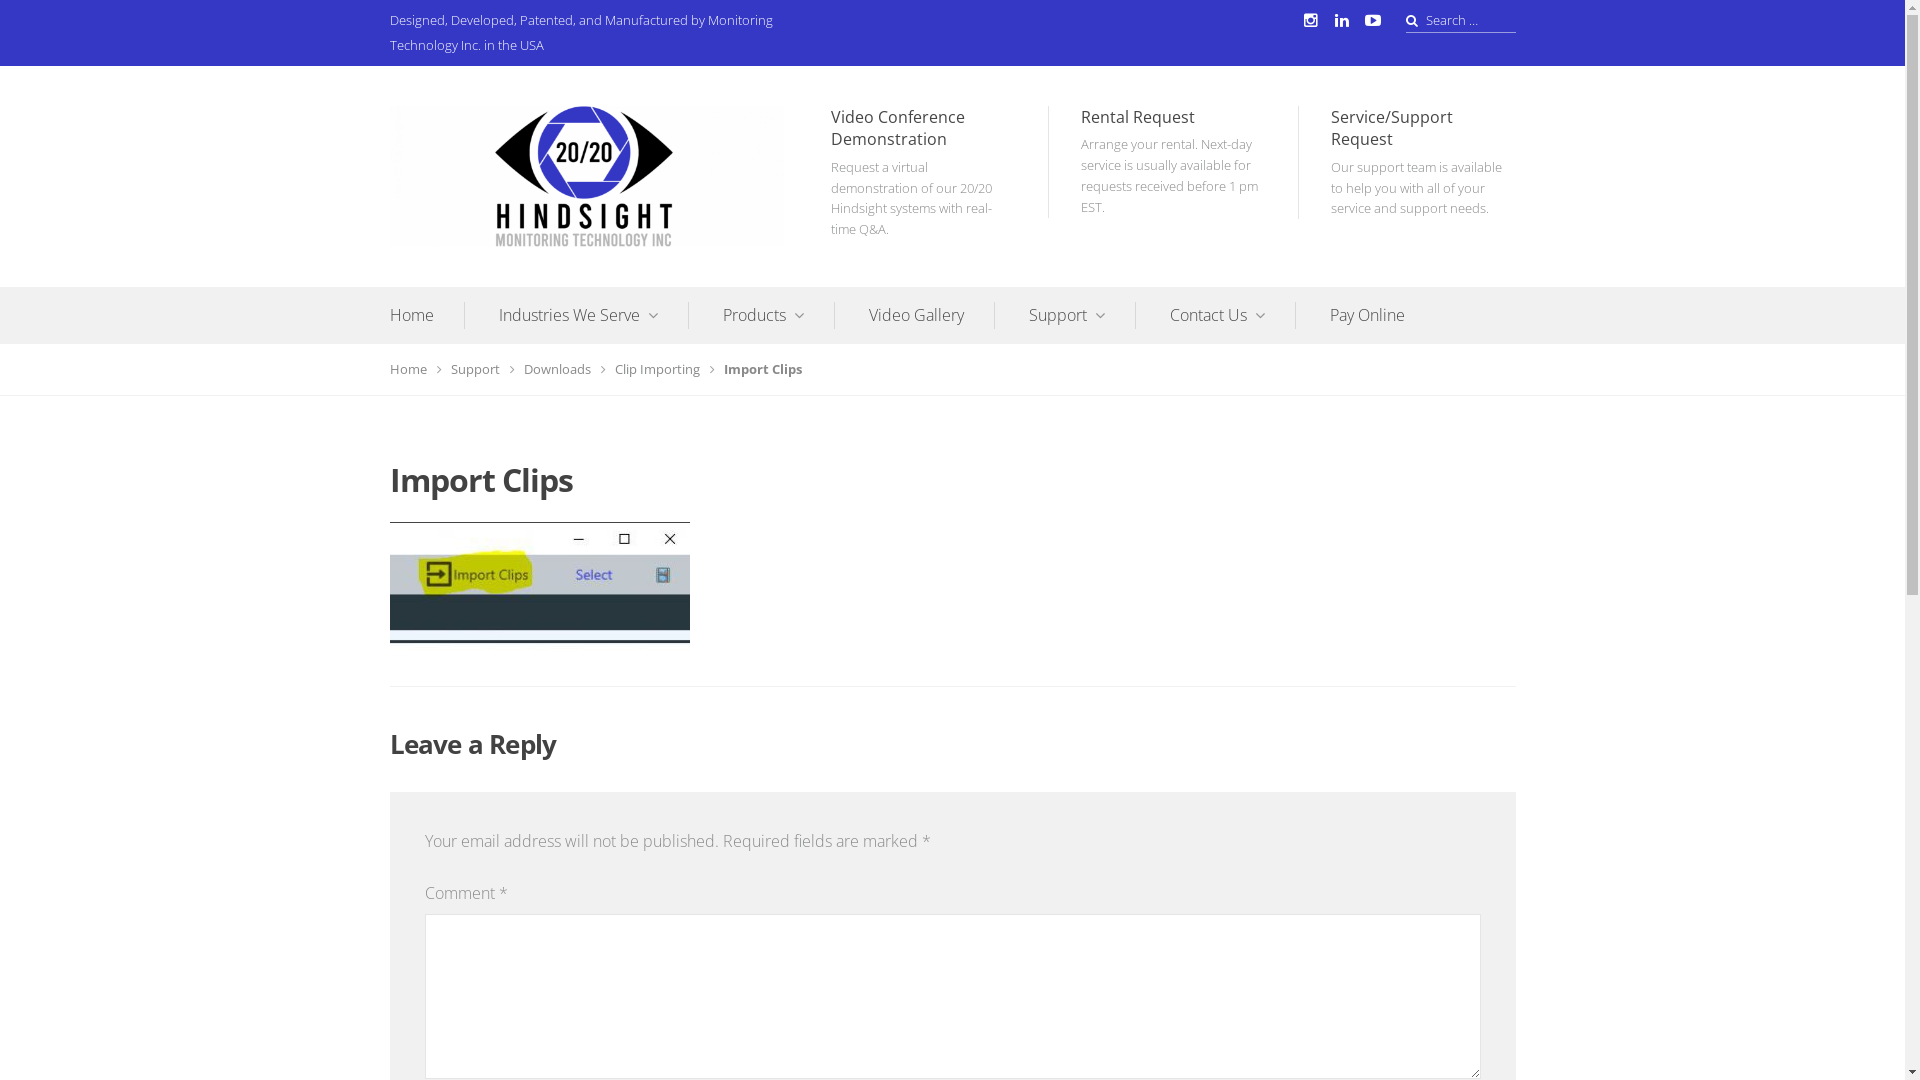 The width and height of the screenshot is (1920, 1080). Describe the element at coordinates (1371, 20) in the screenshot. I see `'YouTube'` at that location.